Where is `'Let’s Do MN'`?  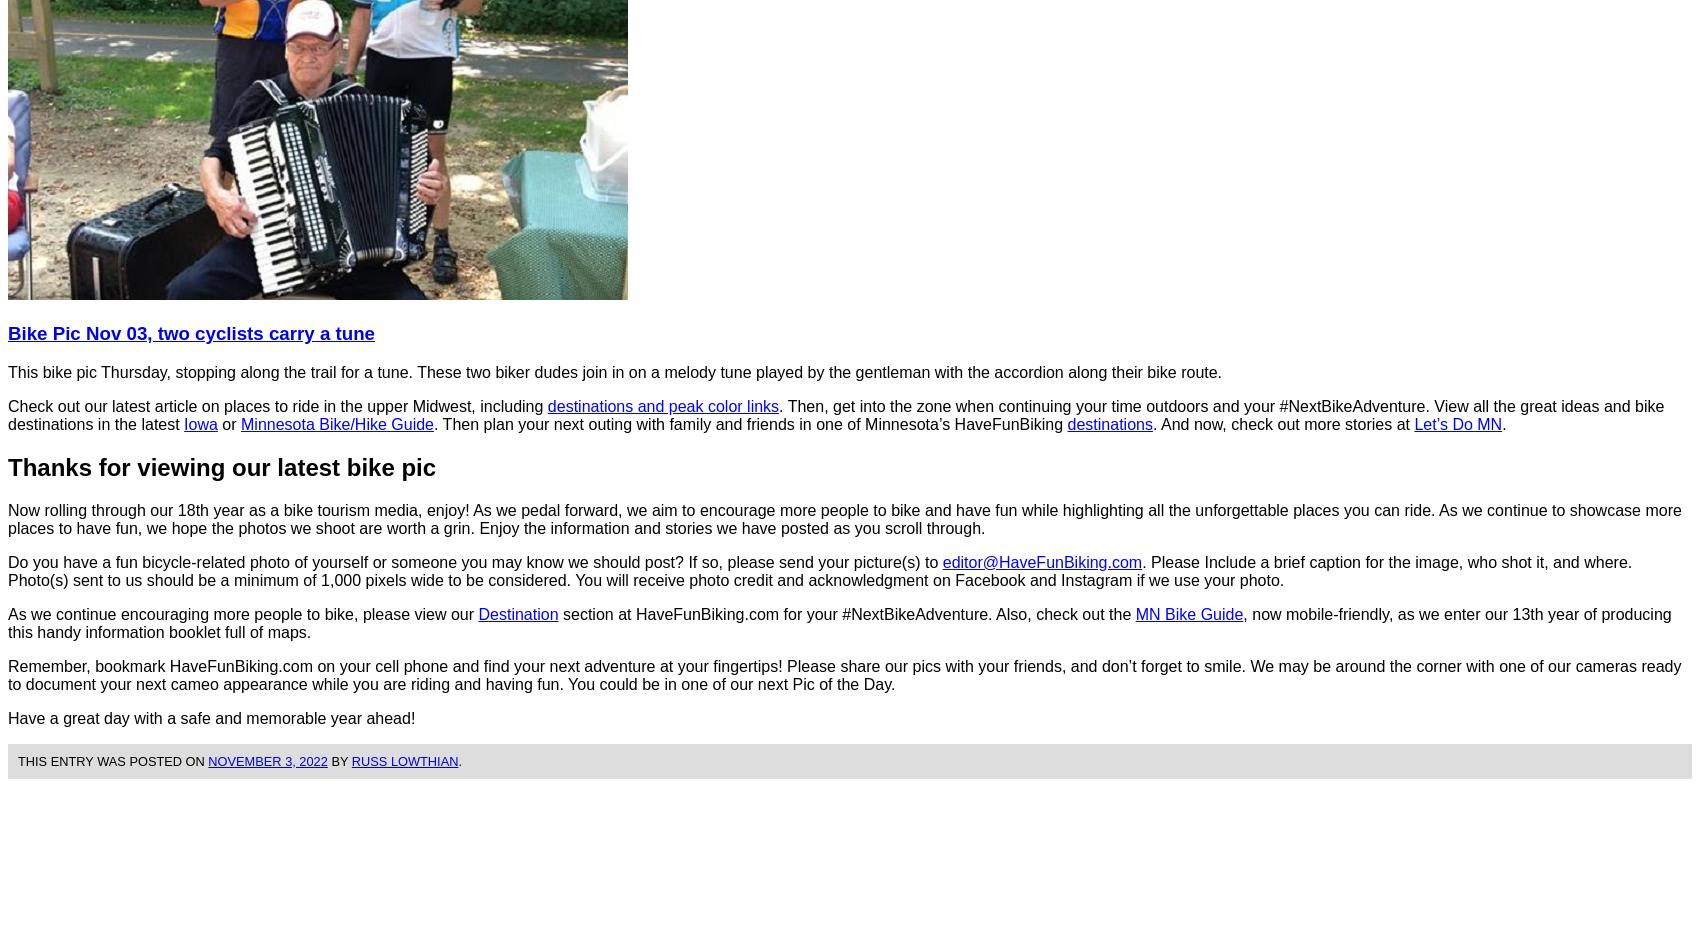 'Let’s Do MN' is located at coordinates (1456, 422).